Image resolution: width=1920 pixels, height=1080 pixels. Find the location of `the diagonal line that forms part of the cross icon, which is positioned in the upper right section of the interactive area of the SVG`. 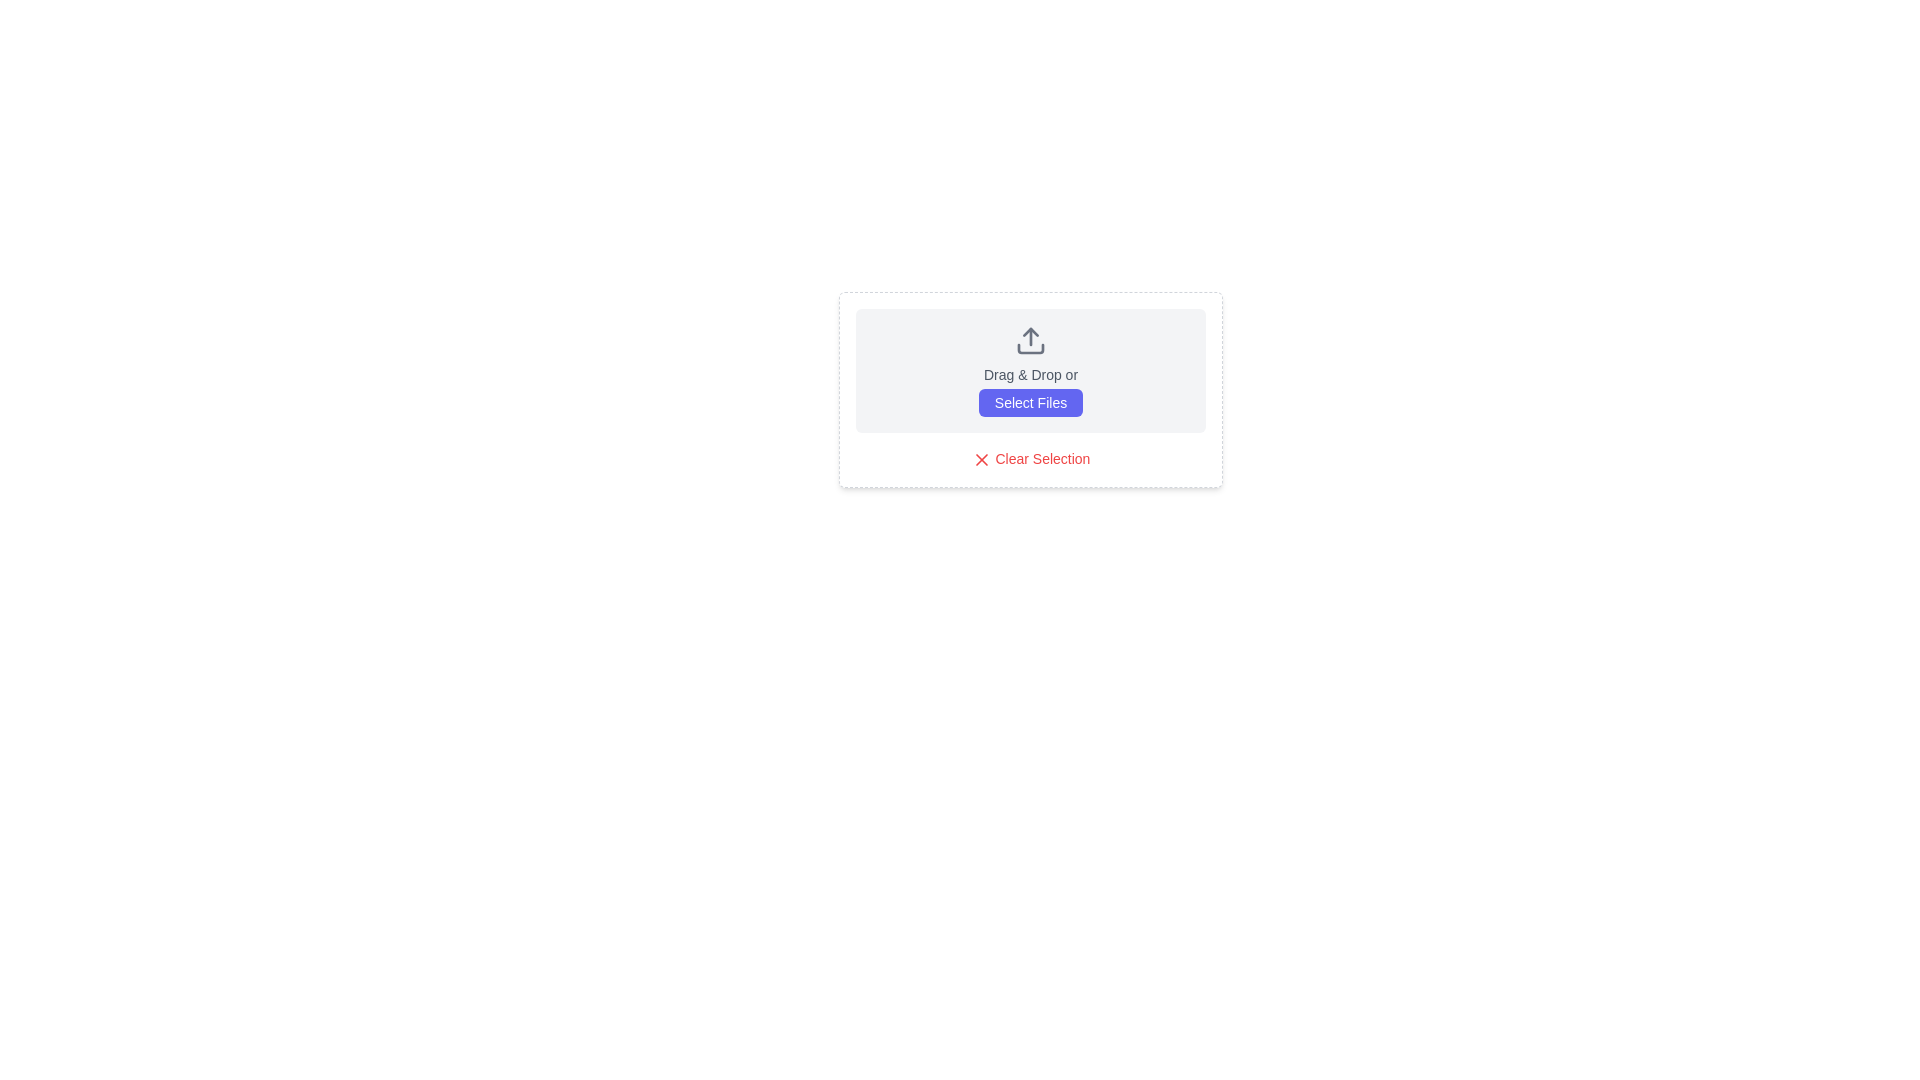

the diagonal line that forms part of the cross icon, which is positioned in the upper right section of the interactive area of the SVG is located at coordinates (981, 460).